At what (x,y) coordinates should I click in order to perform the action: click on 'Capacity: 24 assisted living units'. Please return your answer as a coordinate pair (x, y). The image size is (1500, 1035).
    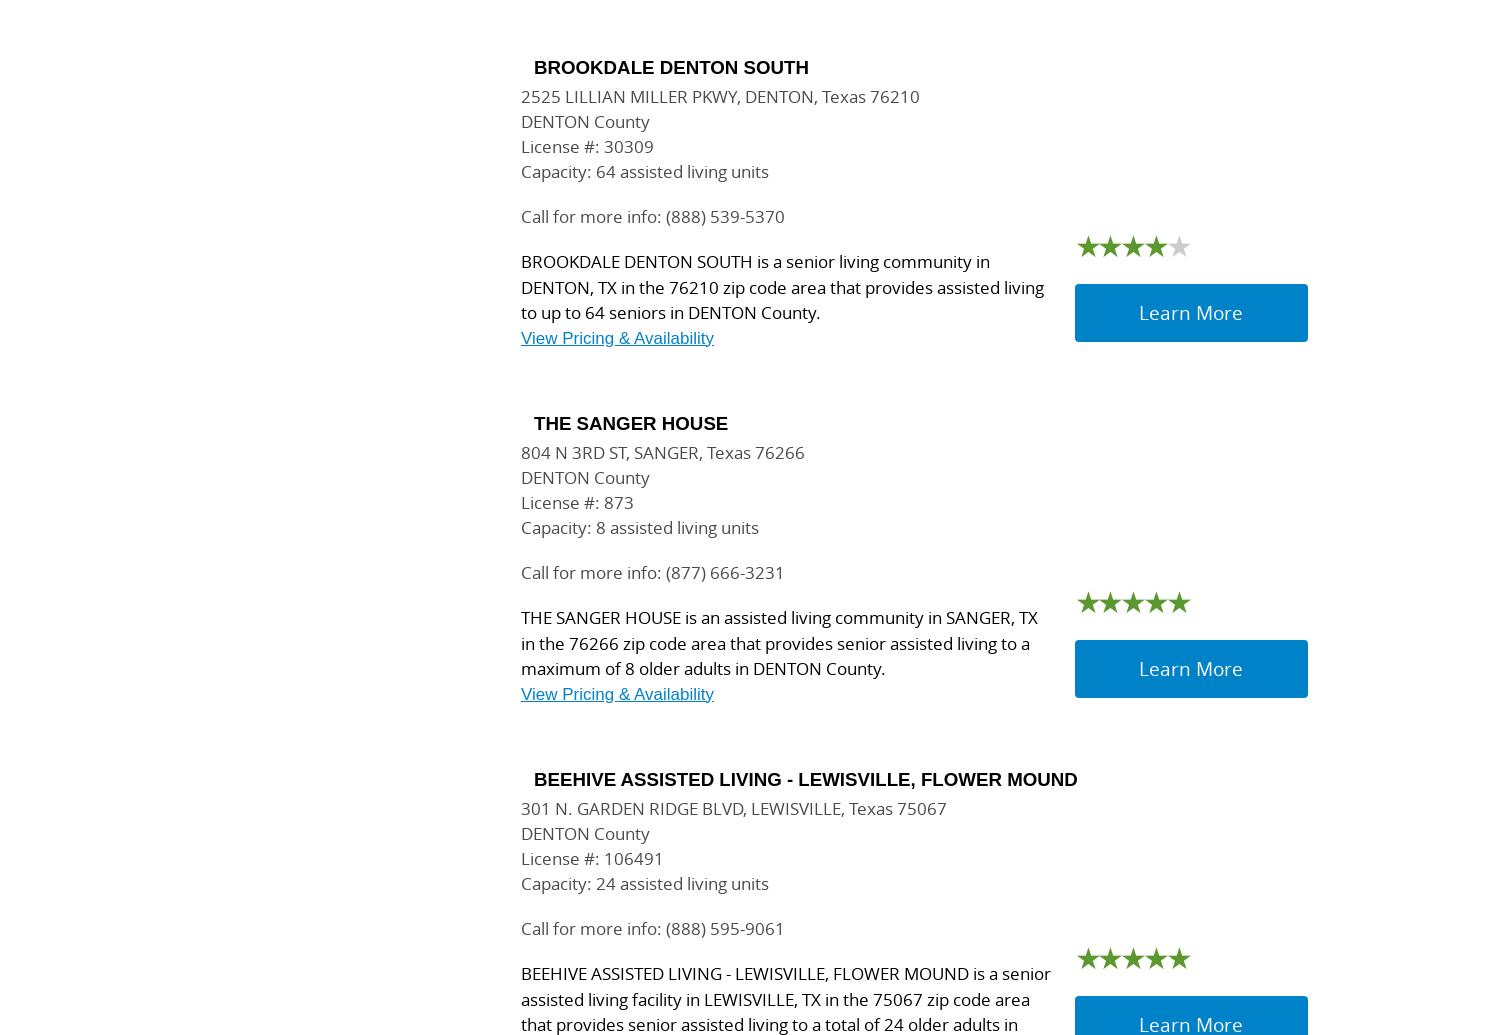
    Looking at the image, I should click on (645, 882).